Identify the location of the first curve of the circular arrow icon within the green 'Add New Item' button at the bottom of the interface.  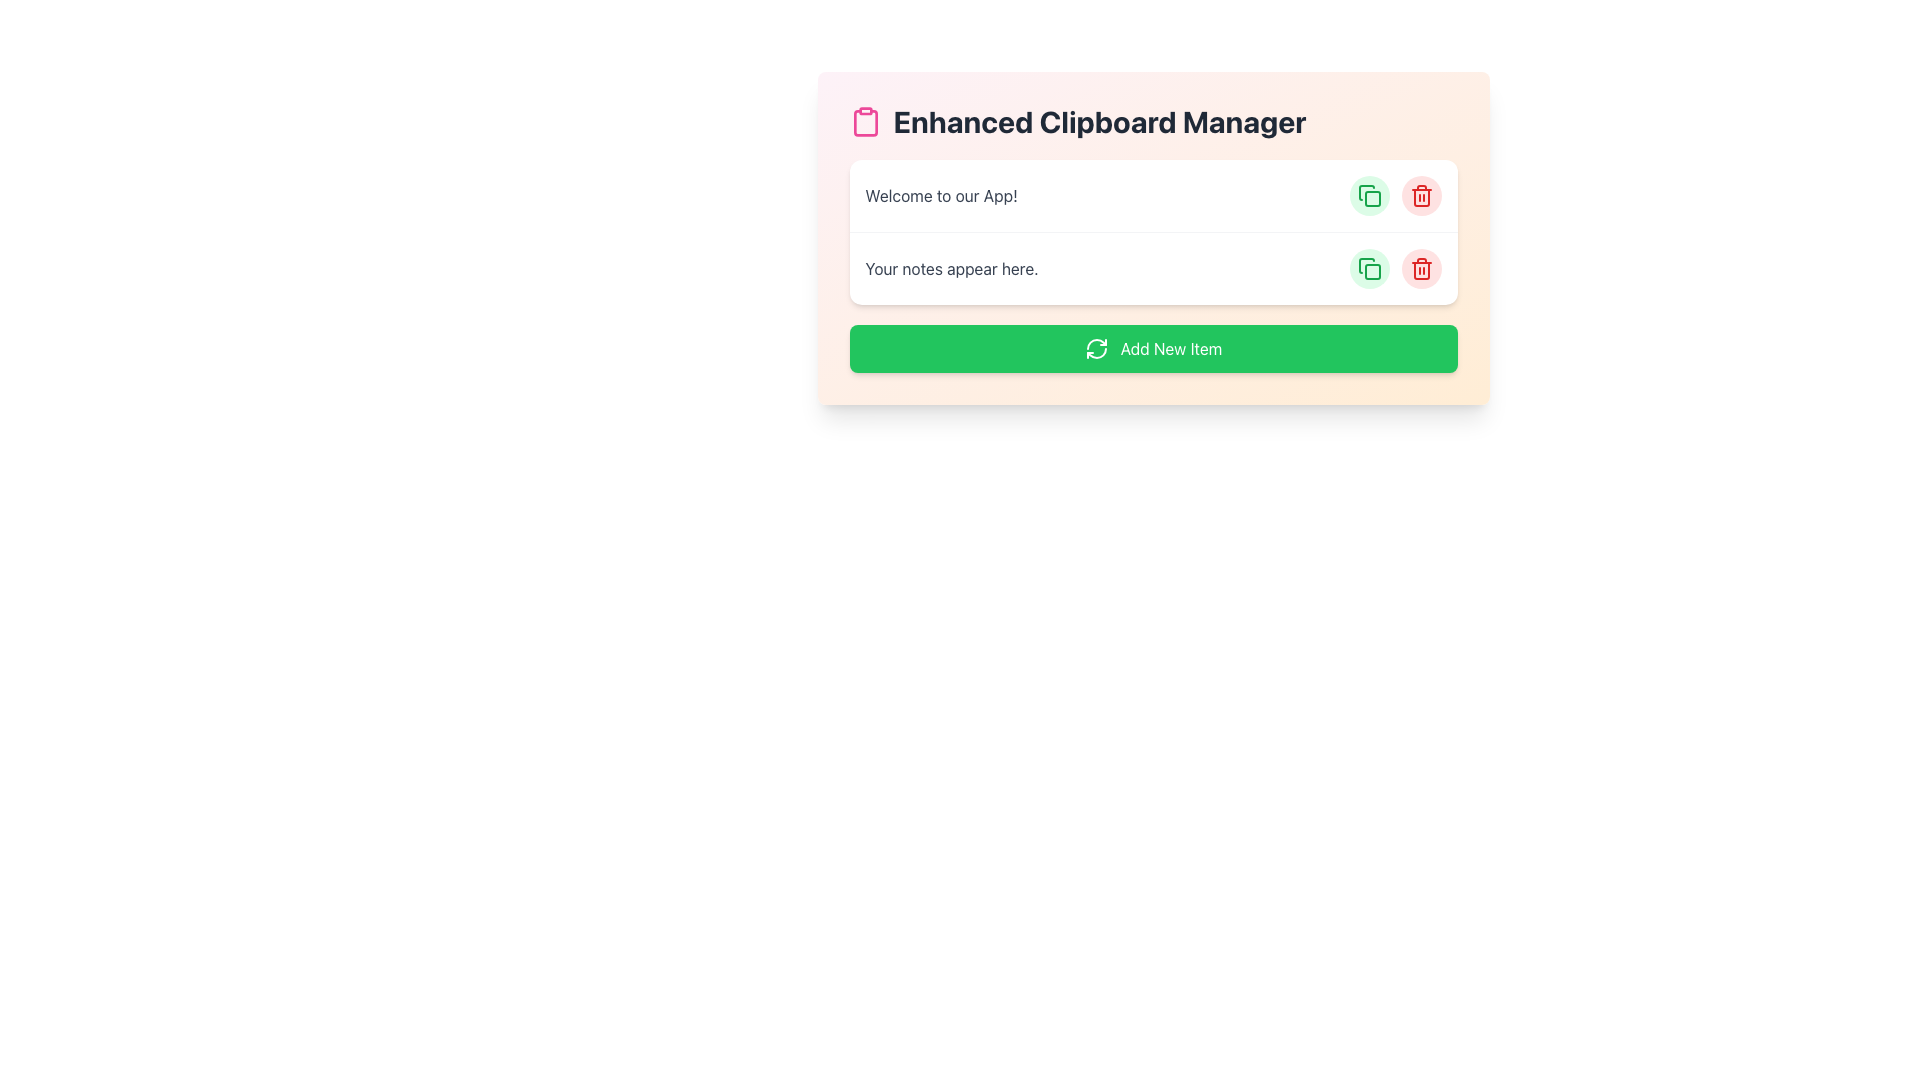
(1095, 343).